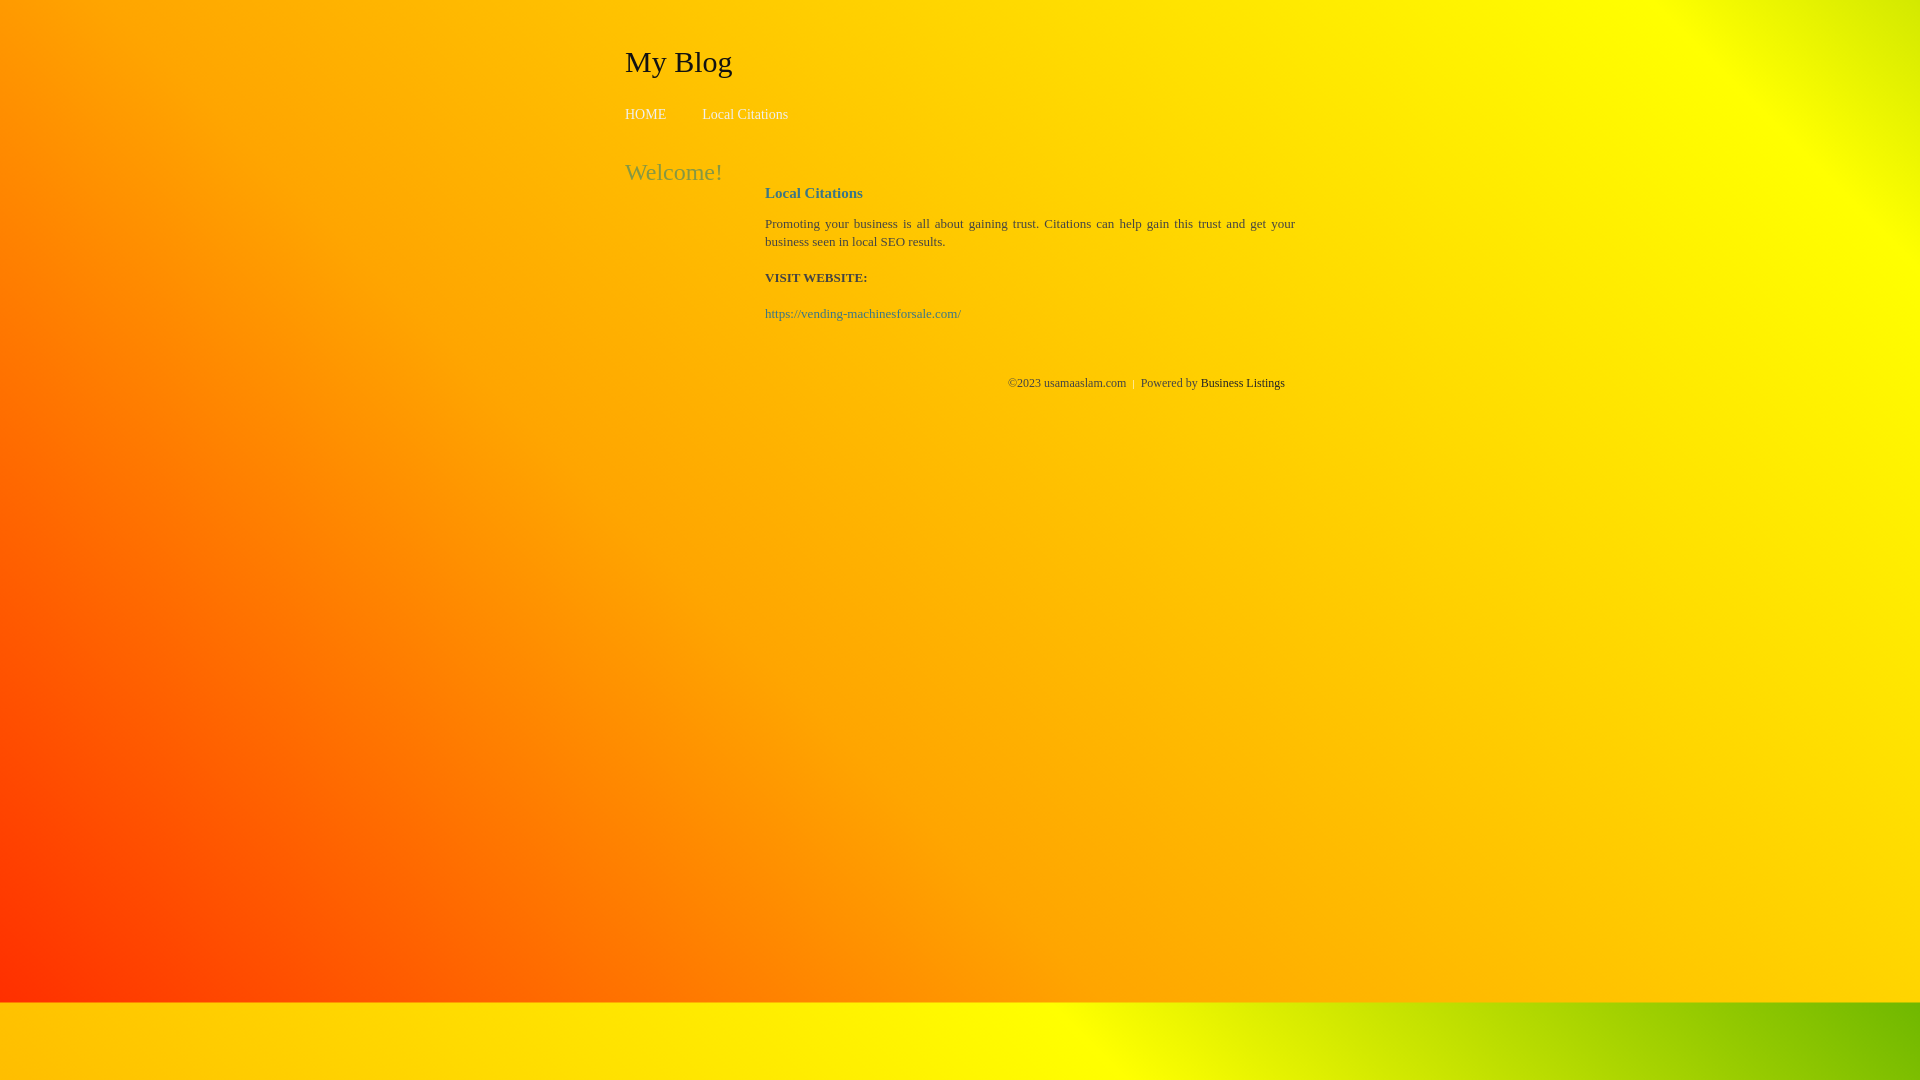 This screenshot has width=1920, height=1080. What do you see at coordinates (645, 114) in the screenshot?
I see `'HOME'` at bounding box center [645, 114].